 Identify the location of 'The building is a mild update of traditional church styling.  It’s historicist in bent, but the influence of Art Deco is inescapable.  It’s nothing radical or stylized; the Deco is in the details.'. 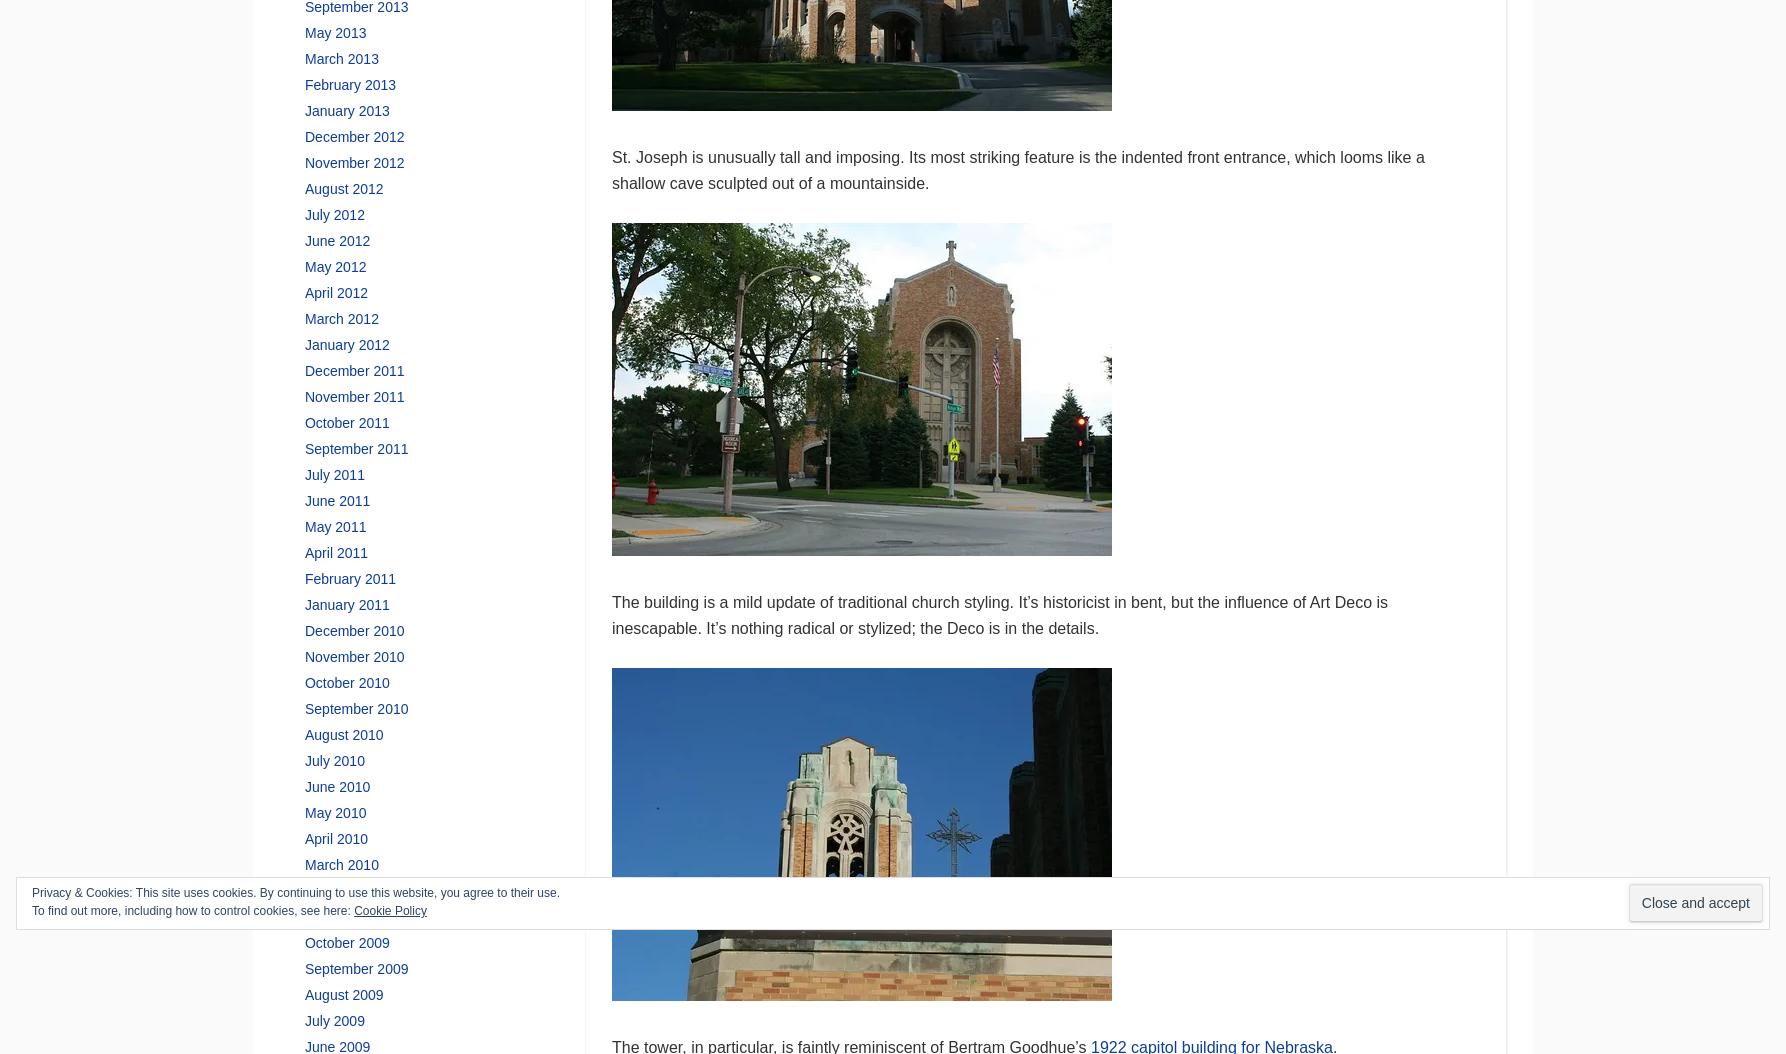
(999, 613).